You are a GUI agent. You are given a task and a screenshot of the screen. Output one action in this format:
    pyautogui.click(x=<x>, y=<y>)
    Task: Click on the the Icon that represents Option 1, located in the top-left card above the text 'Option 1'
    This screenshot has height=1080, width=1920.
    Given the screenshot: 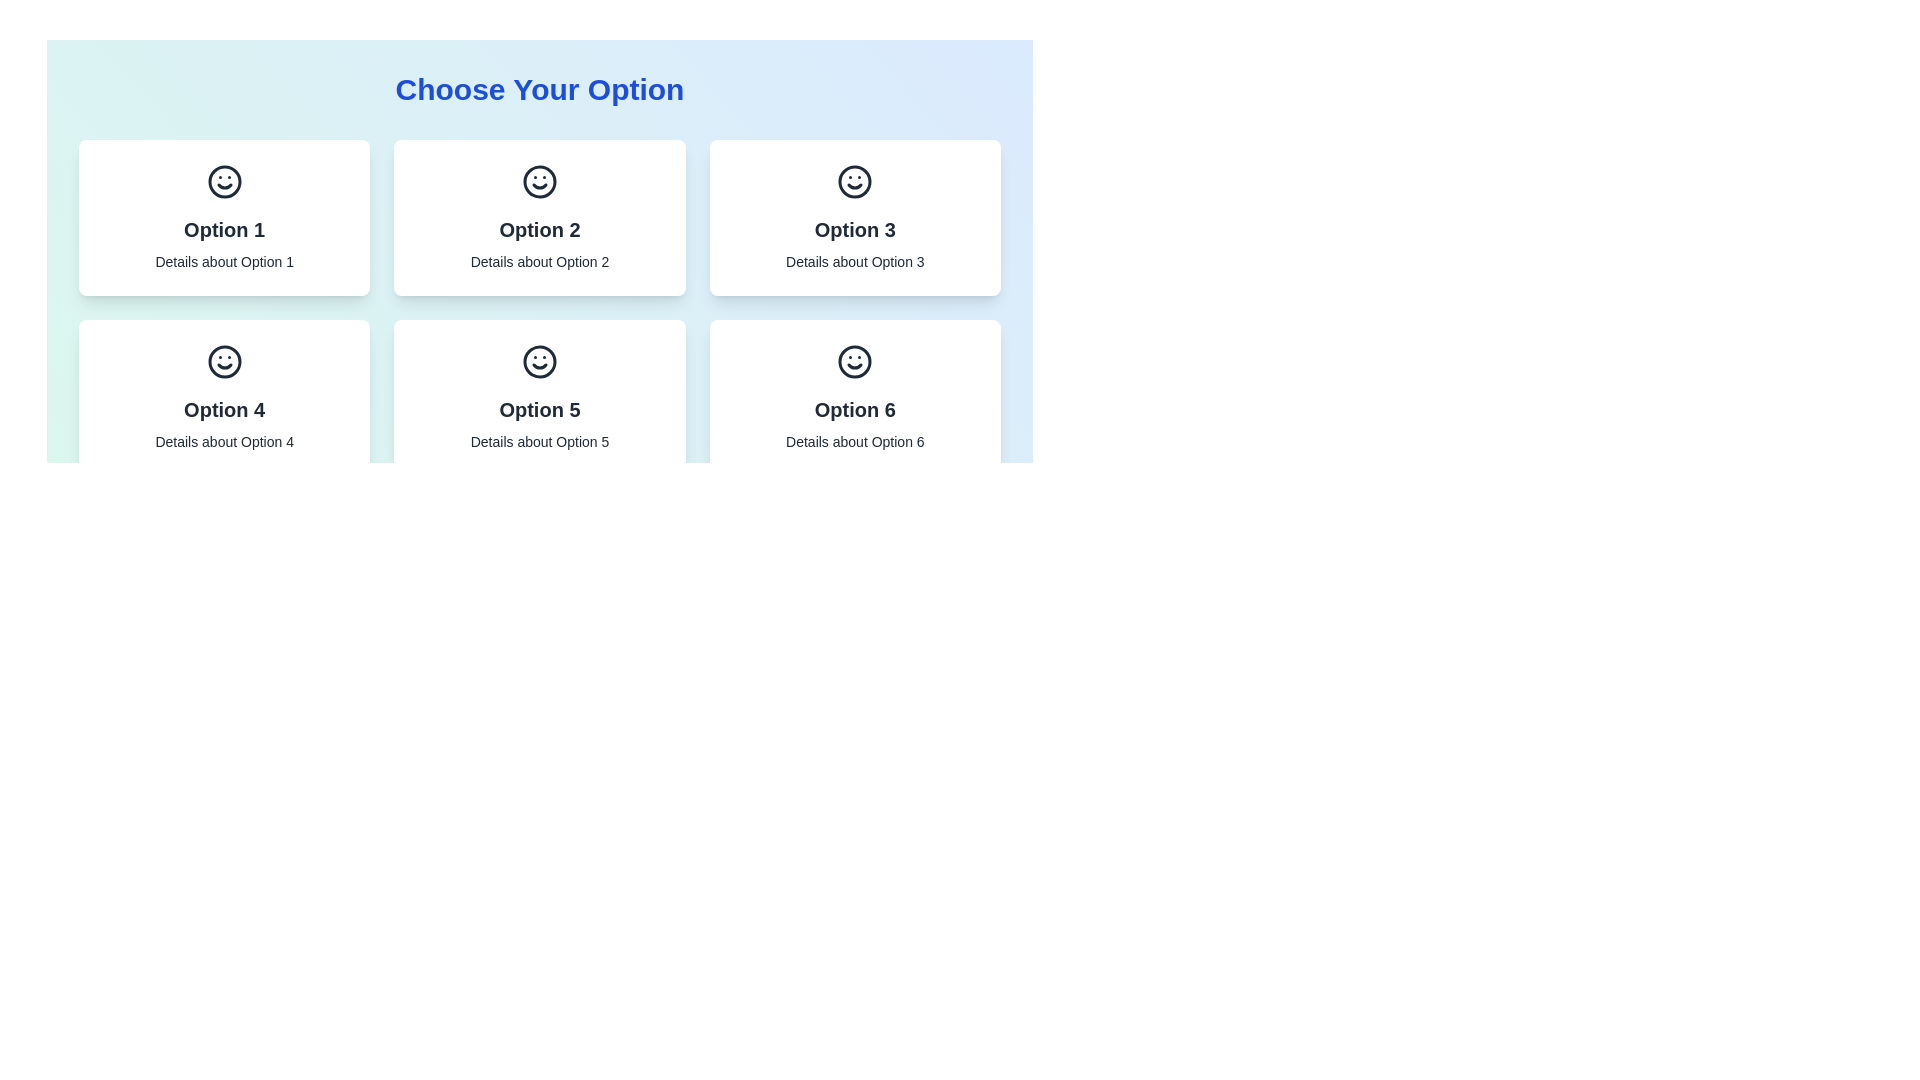 What is the action you would take?
    pyautogui.click(x=224, y=181)
    